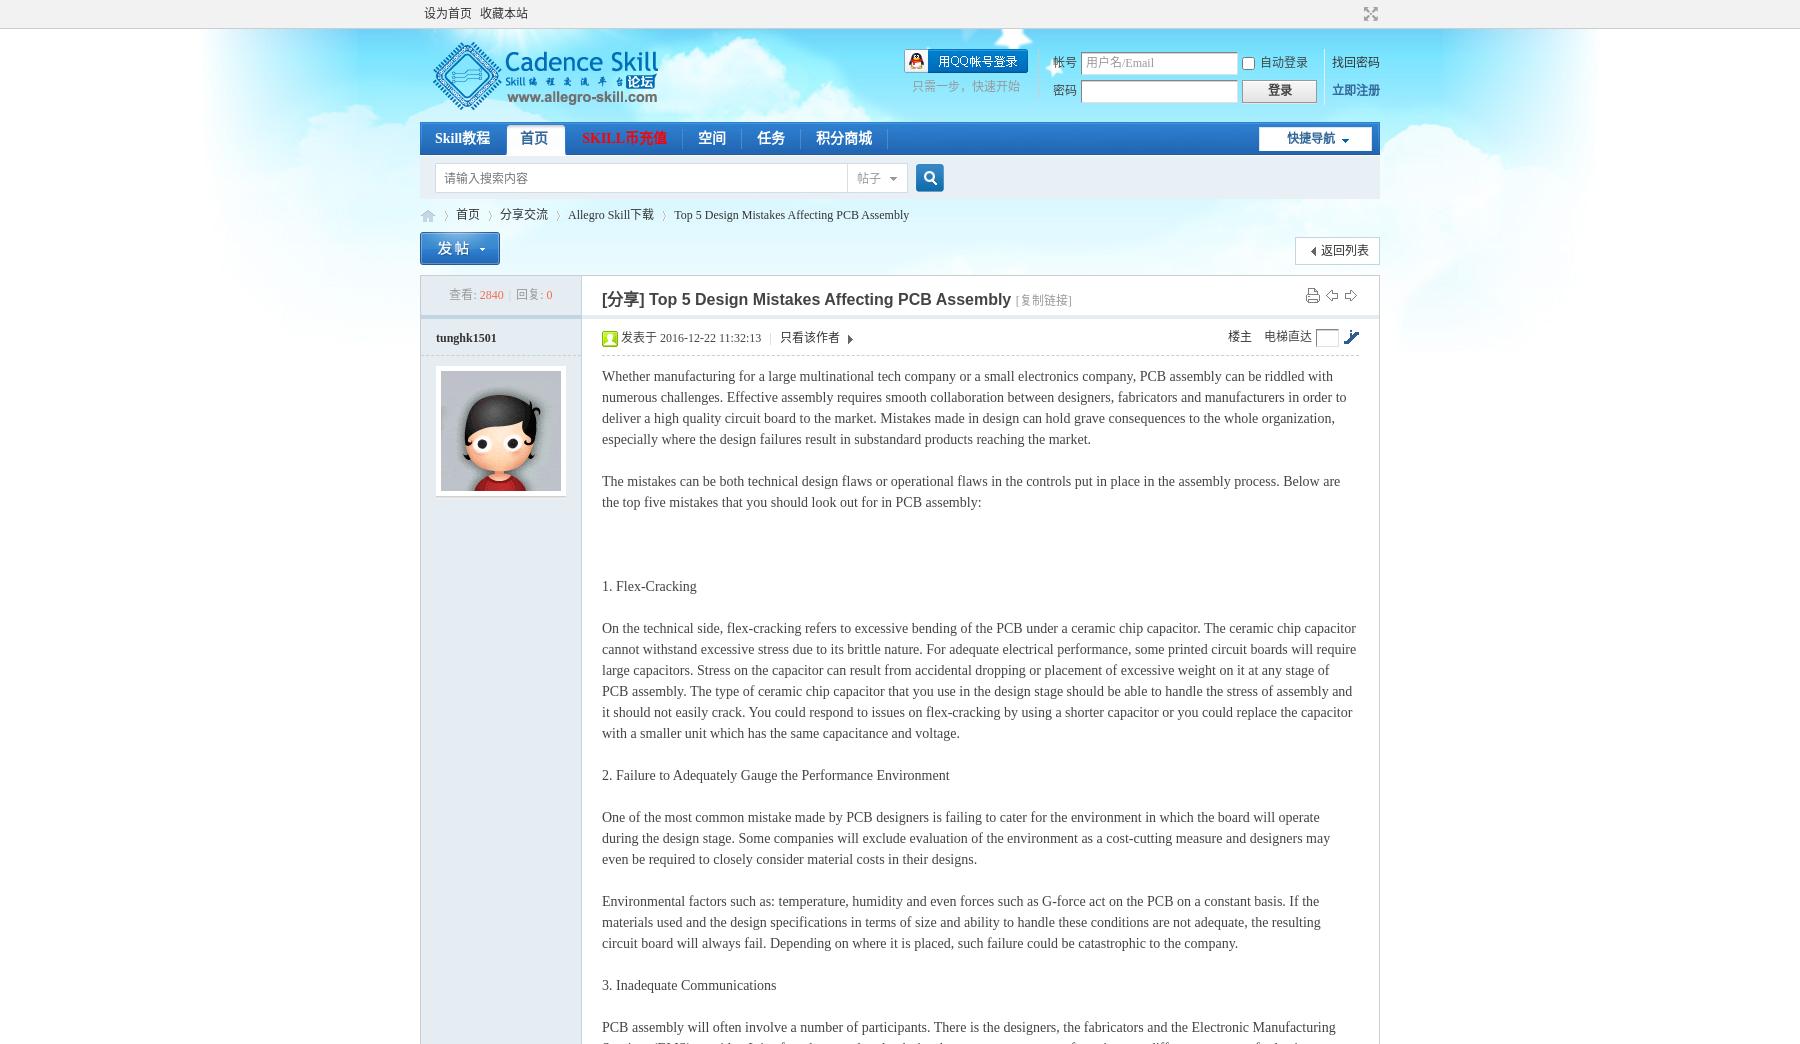 This screenshot has height=1044, width=1800. What do you see at coordinates (477, 294) in the screenshot?
I see `'2840'` at bounding box center [477, 294].